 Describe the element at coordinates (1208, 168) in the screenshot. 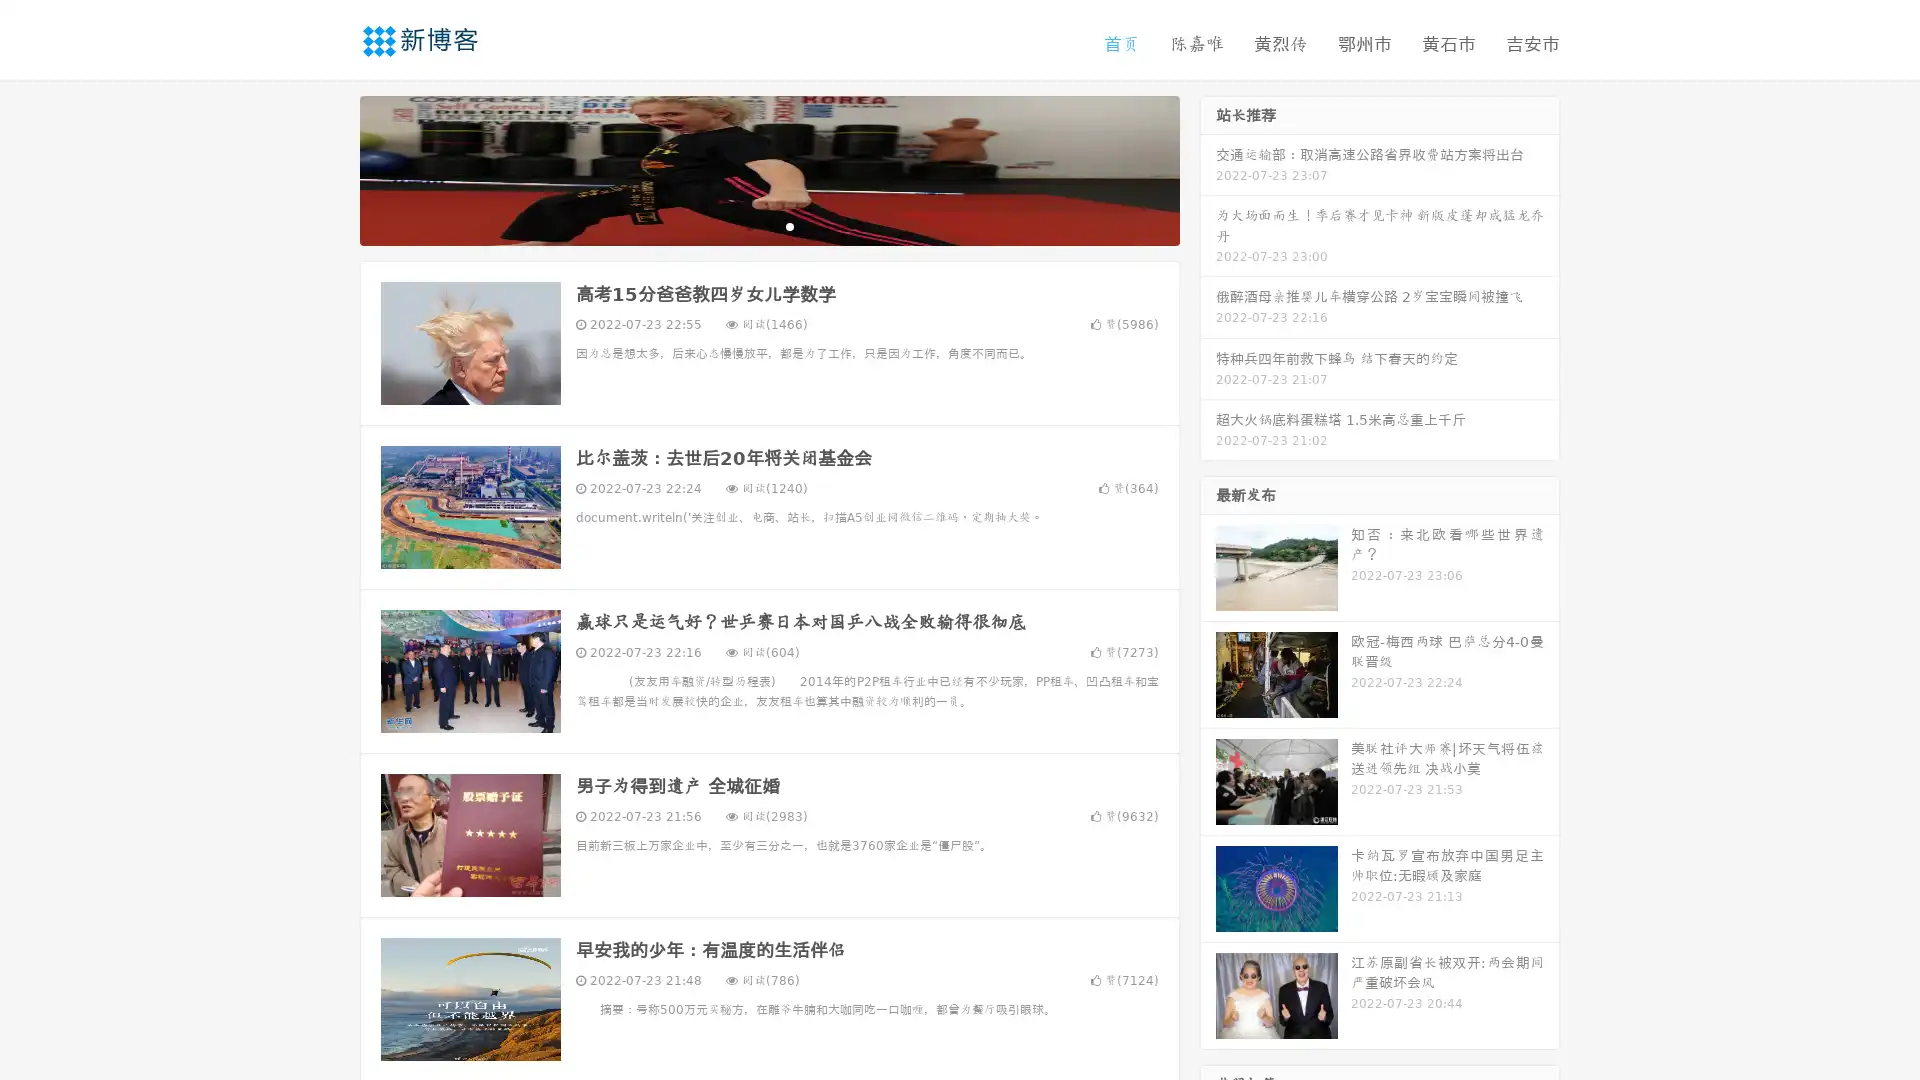

I see `Next slide` at that location.